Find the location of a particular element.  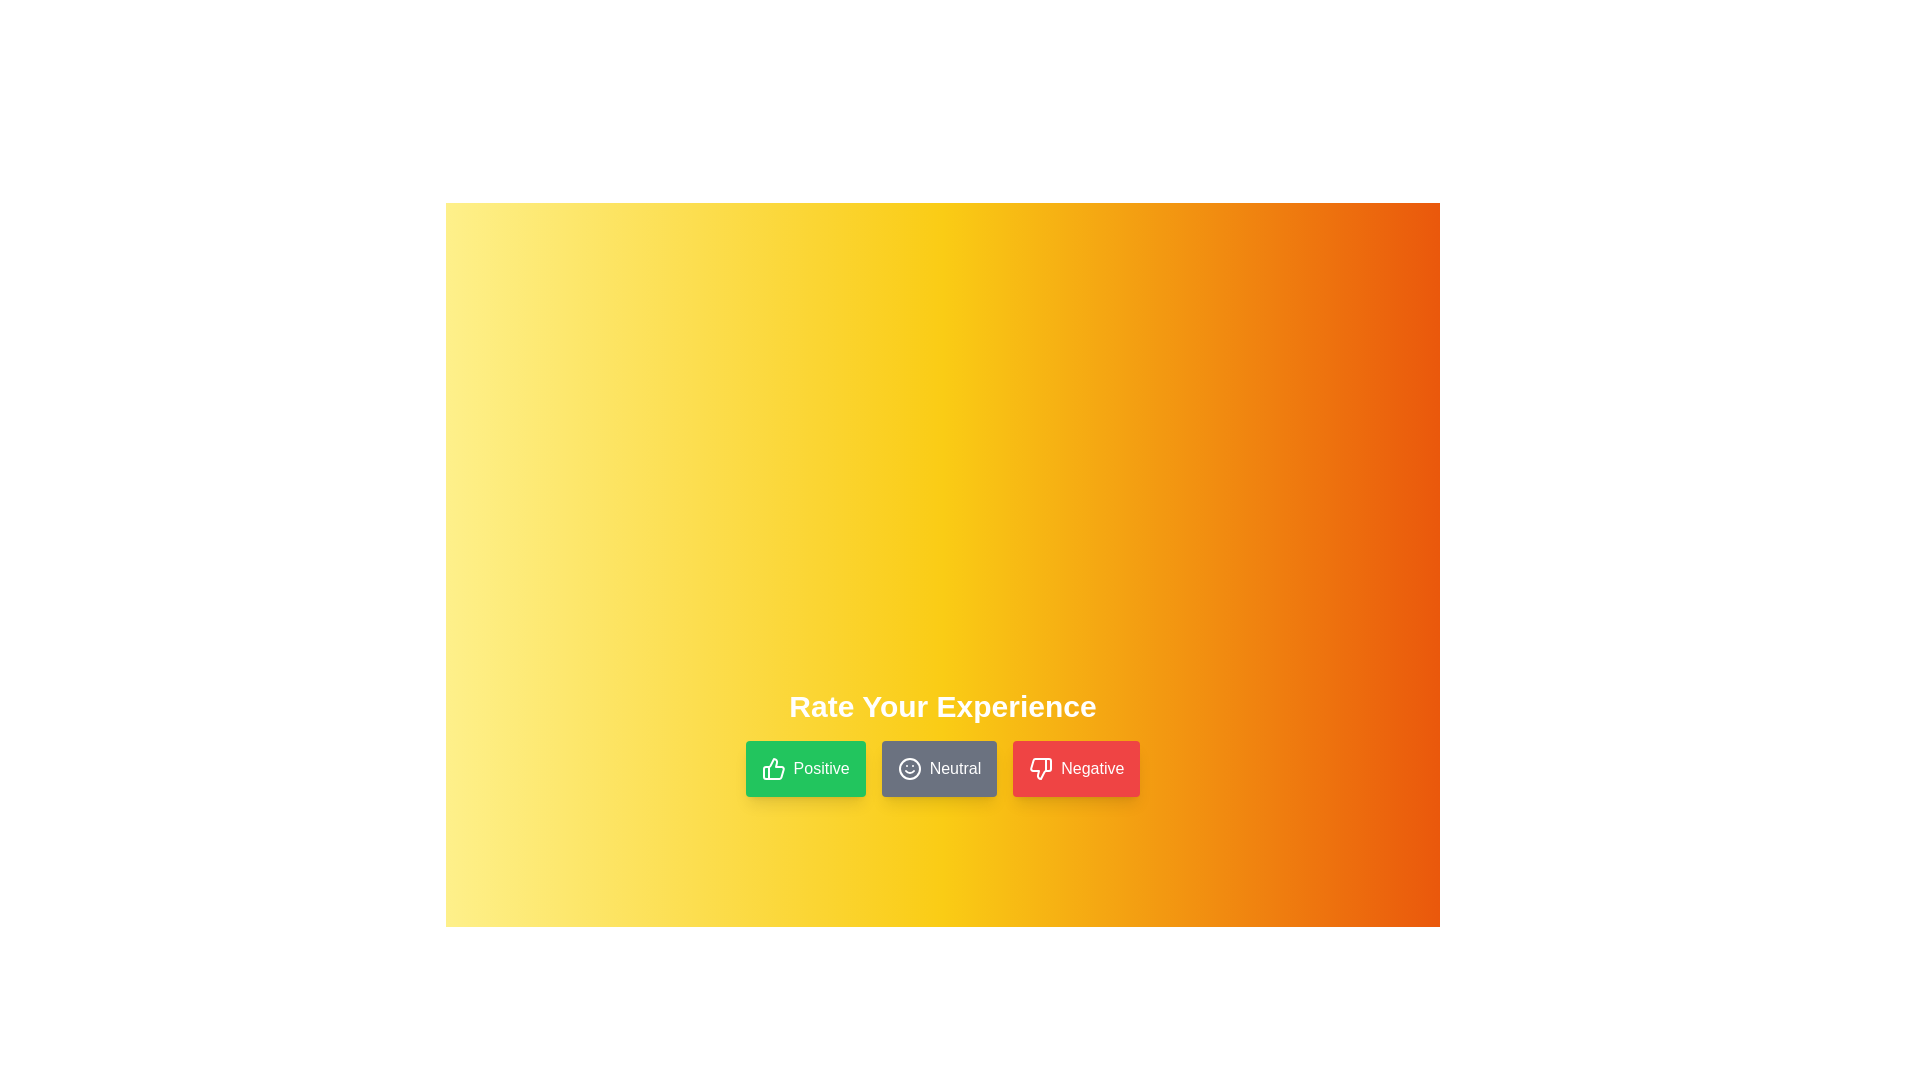

the thumbs-down icon inside the red 'Negative' button to acknowledge the visual feedback is located at coordinates (1040, 767).